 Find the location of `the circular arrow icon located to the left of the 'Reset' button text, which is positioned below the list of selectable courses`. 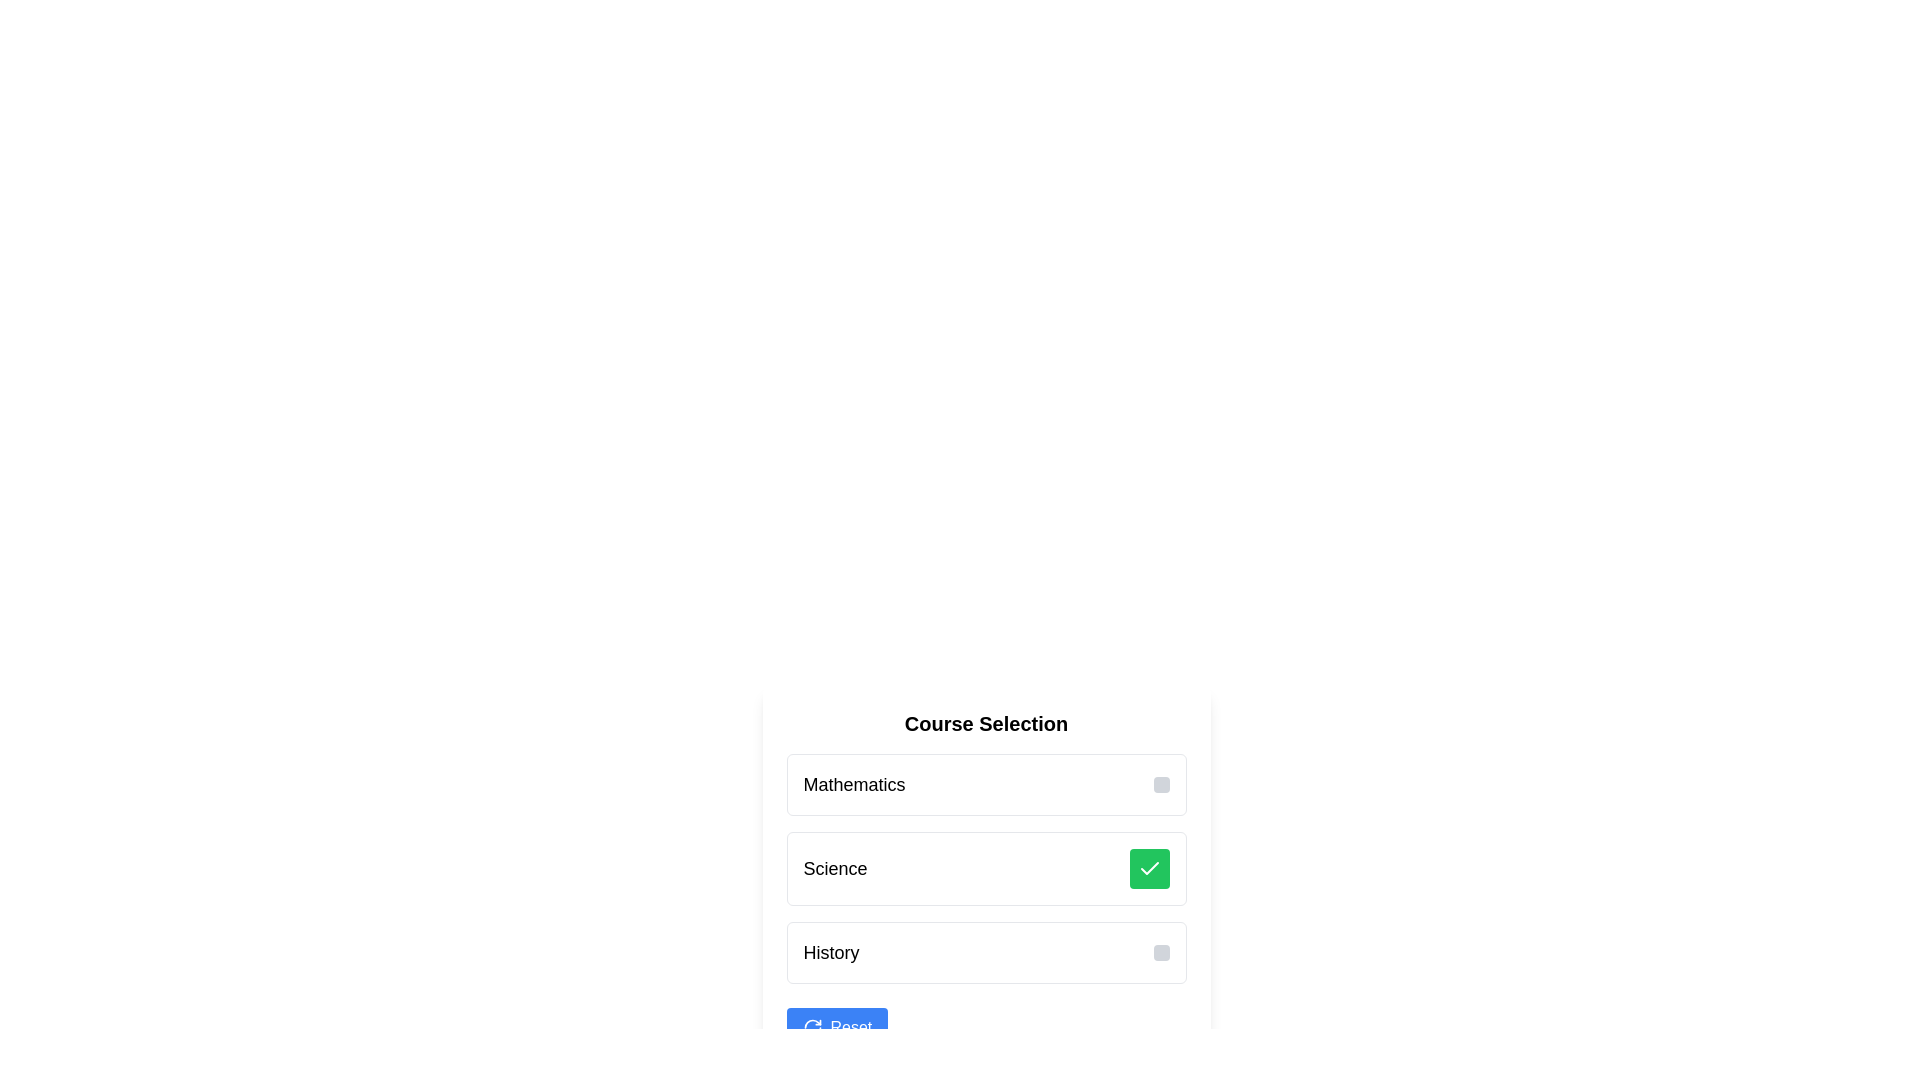

the circular arrow icon located to the left of the 'Reset' button text, which is positioned below the list of selectable courses is located at coordinates (812, 1028).